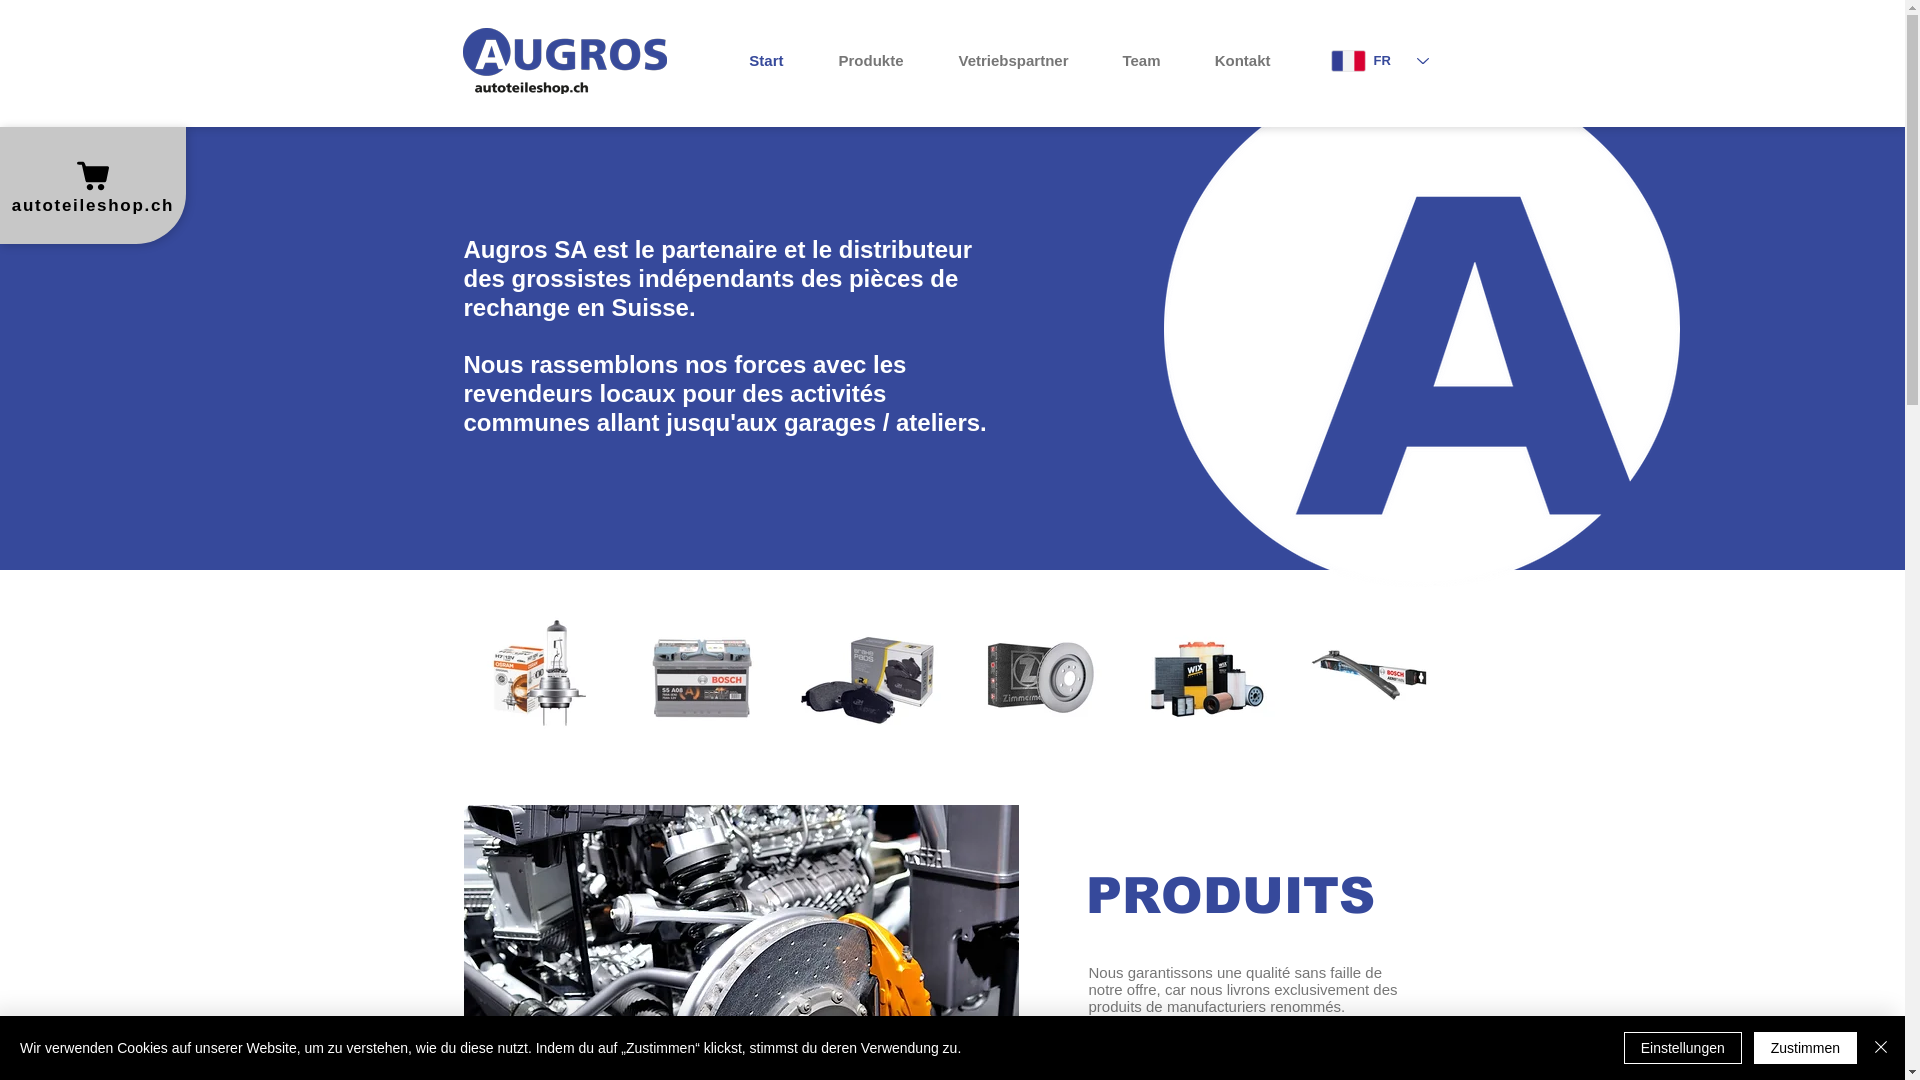 The height and width of the screenshot is (1080, 1920). Describe the element at coordinates (91, 185) in the screenshot. I see `'autoteileshop.ch'` at that location.